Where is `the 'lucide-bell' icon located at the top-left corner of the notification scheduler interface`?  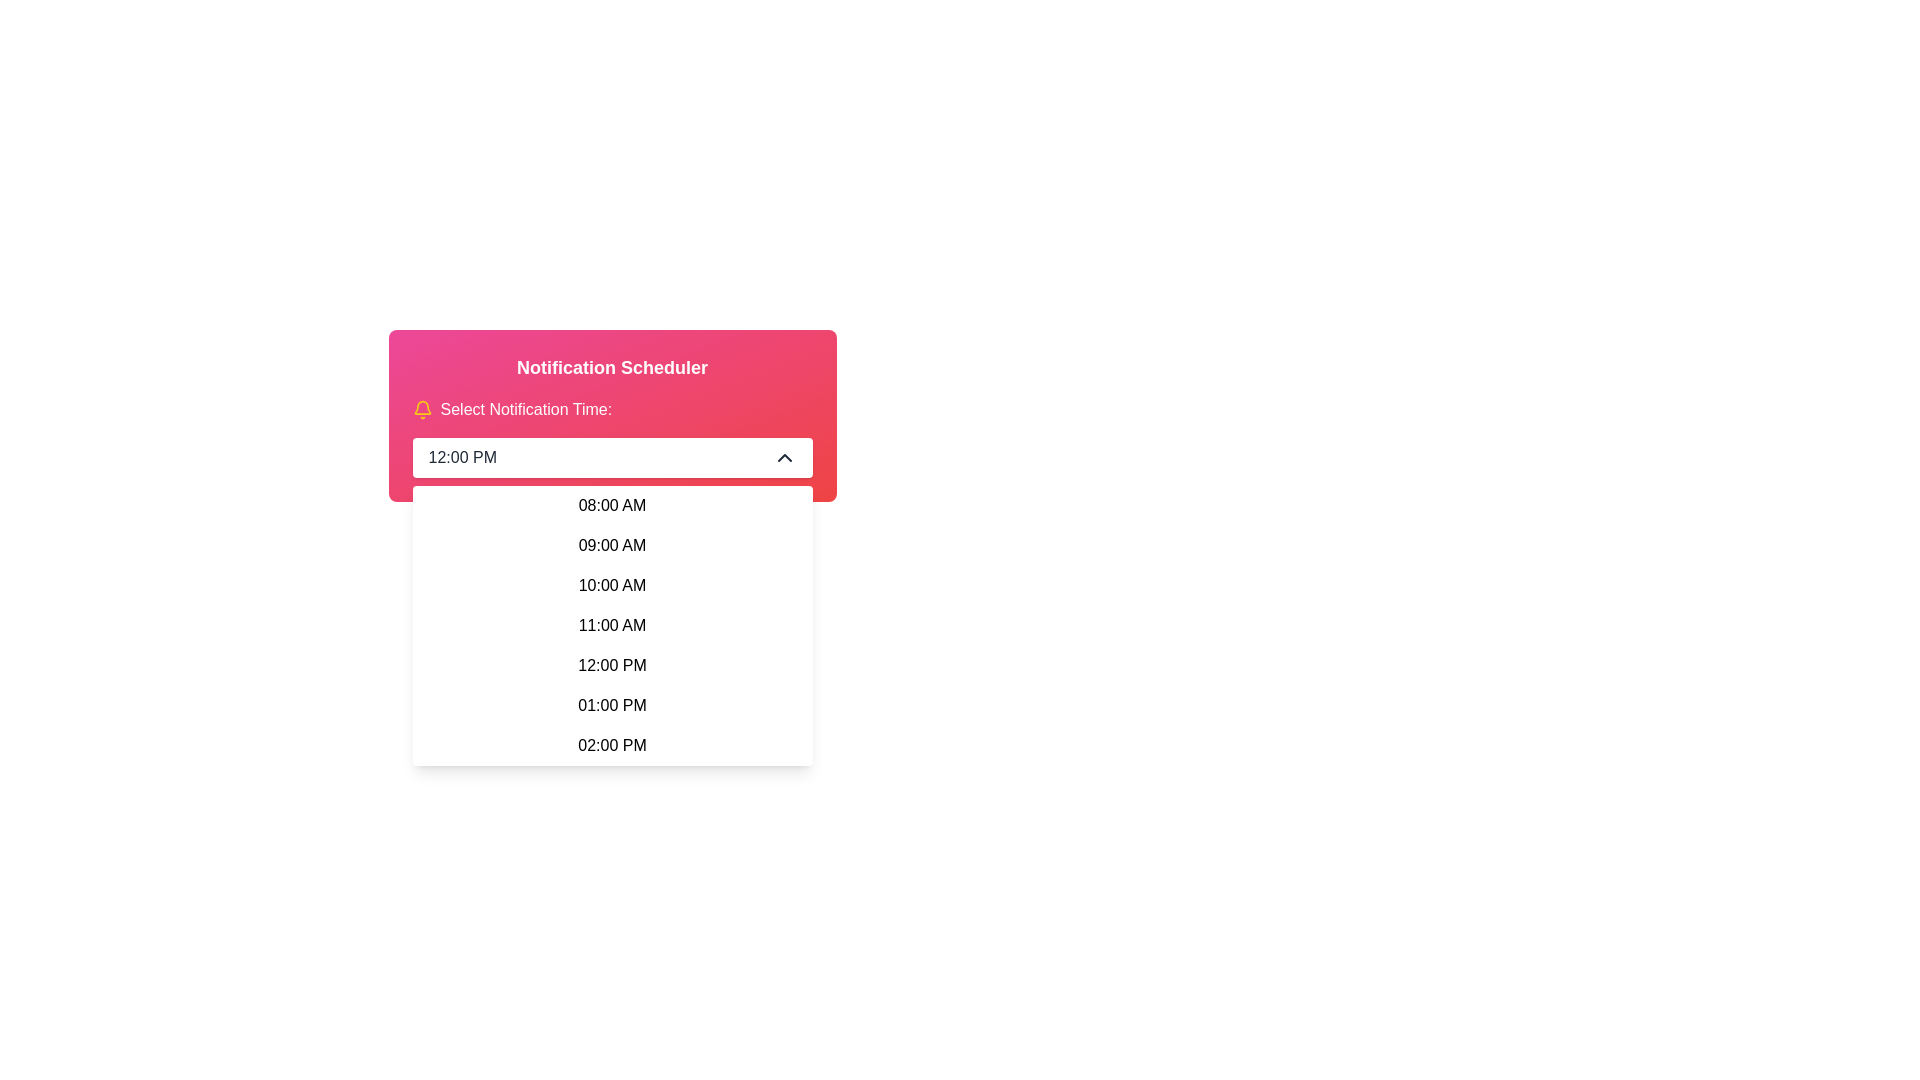
the 'lucide-bell' icon located at the top-left corner of the notification scheduler interface is located at coordinates (421, 406).